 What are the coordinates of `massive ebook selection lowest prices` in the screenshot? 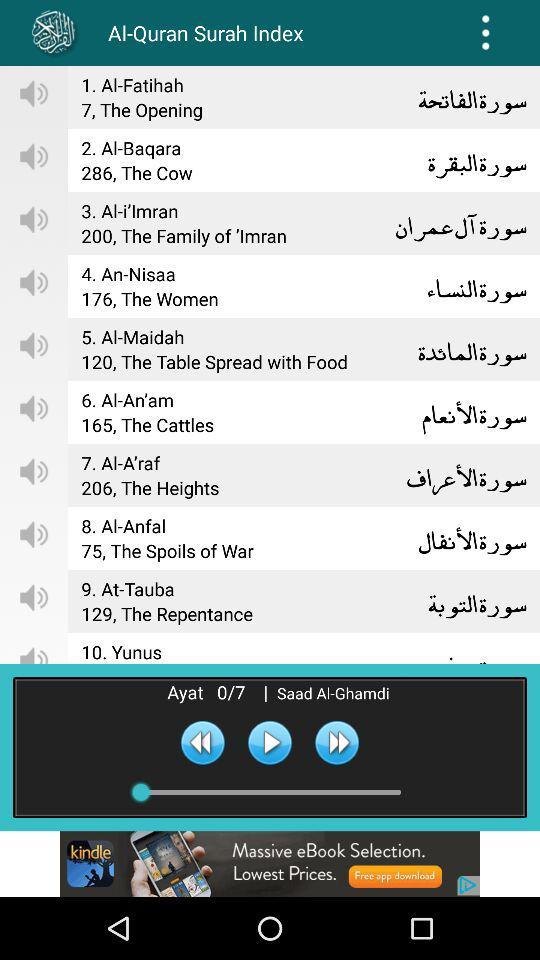 It's located at (270, 863).